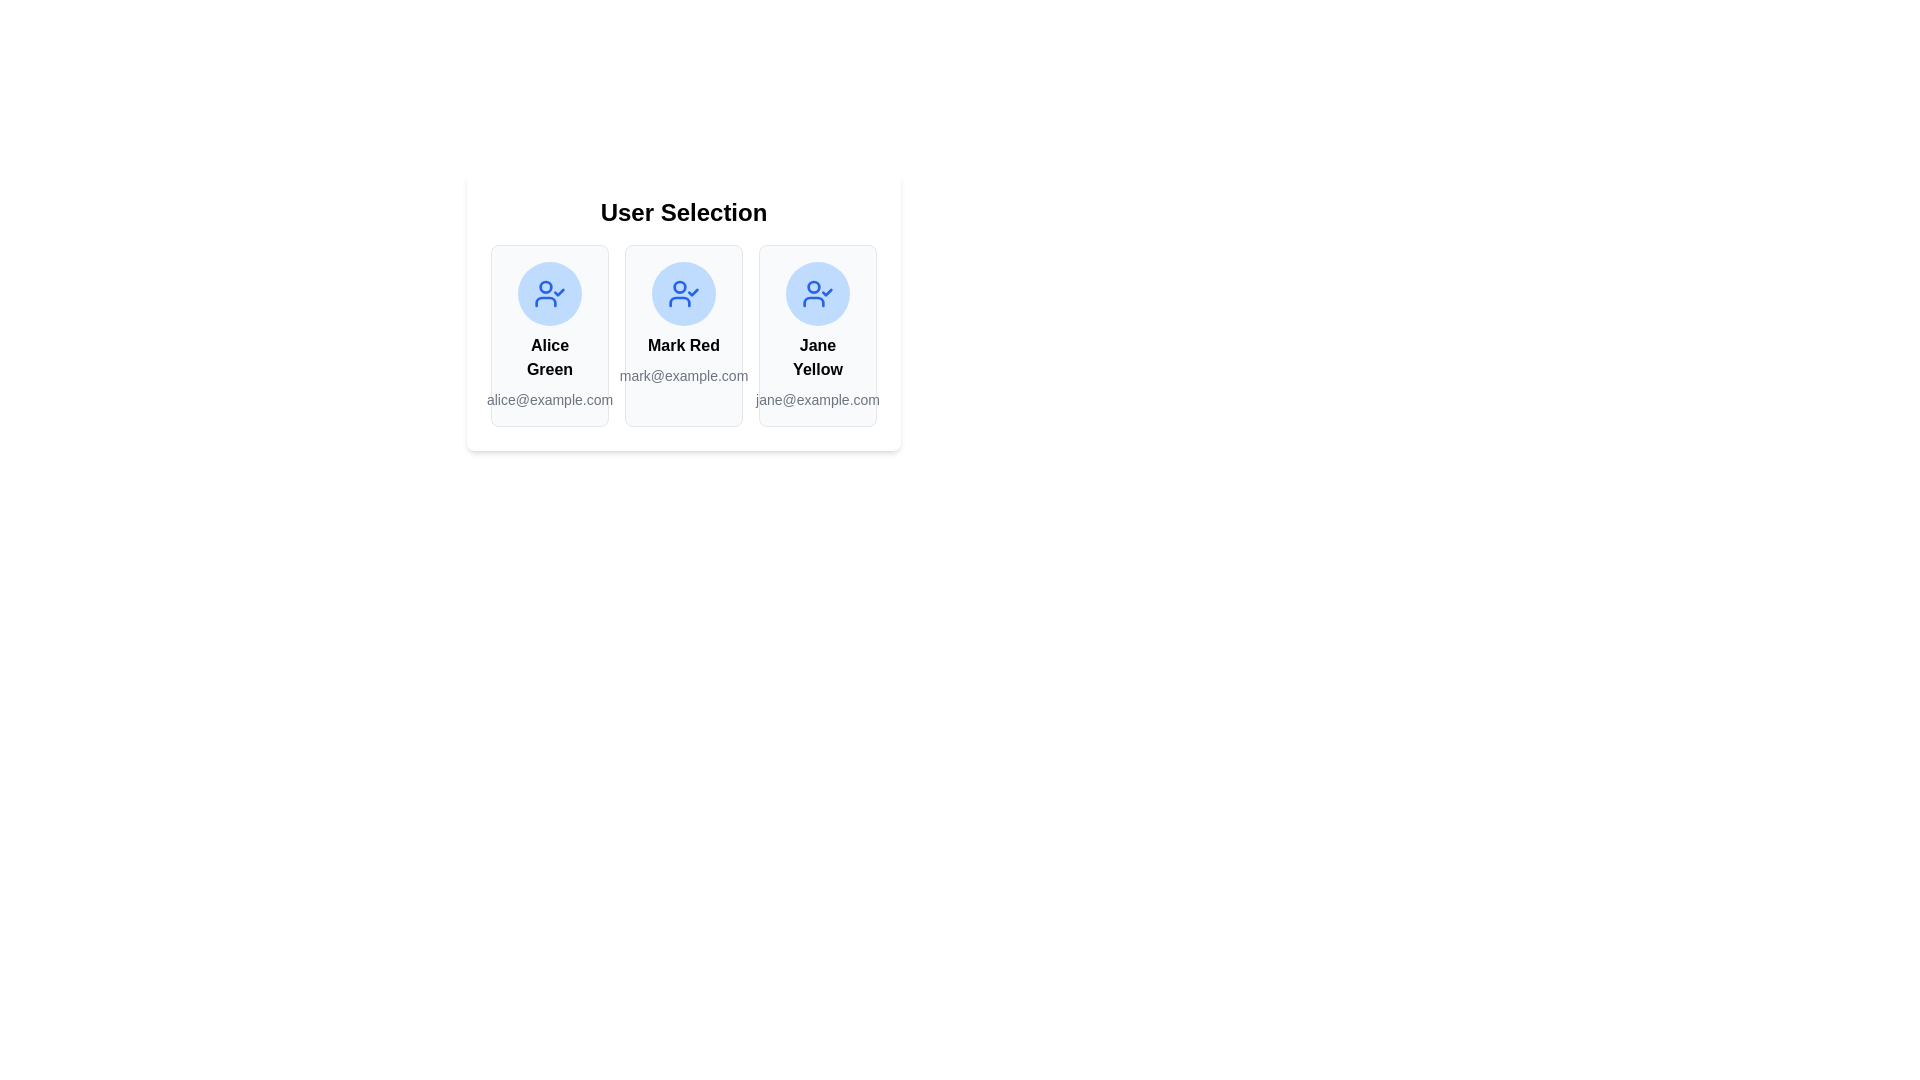 The image size is (1920, 1080). Describe the element at coordinates (817, 357) in the screenshot. I see `the text label displaying 'Jane Yellow' in the third user profile card, which is styled in bold and is centrally located above the email address` at that location.